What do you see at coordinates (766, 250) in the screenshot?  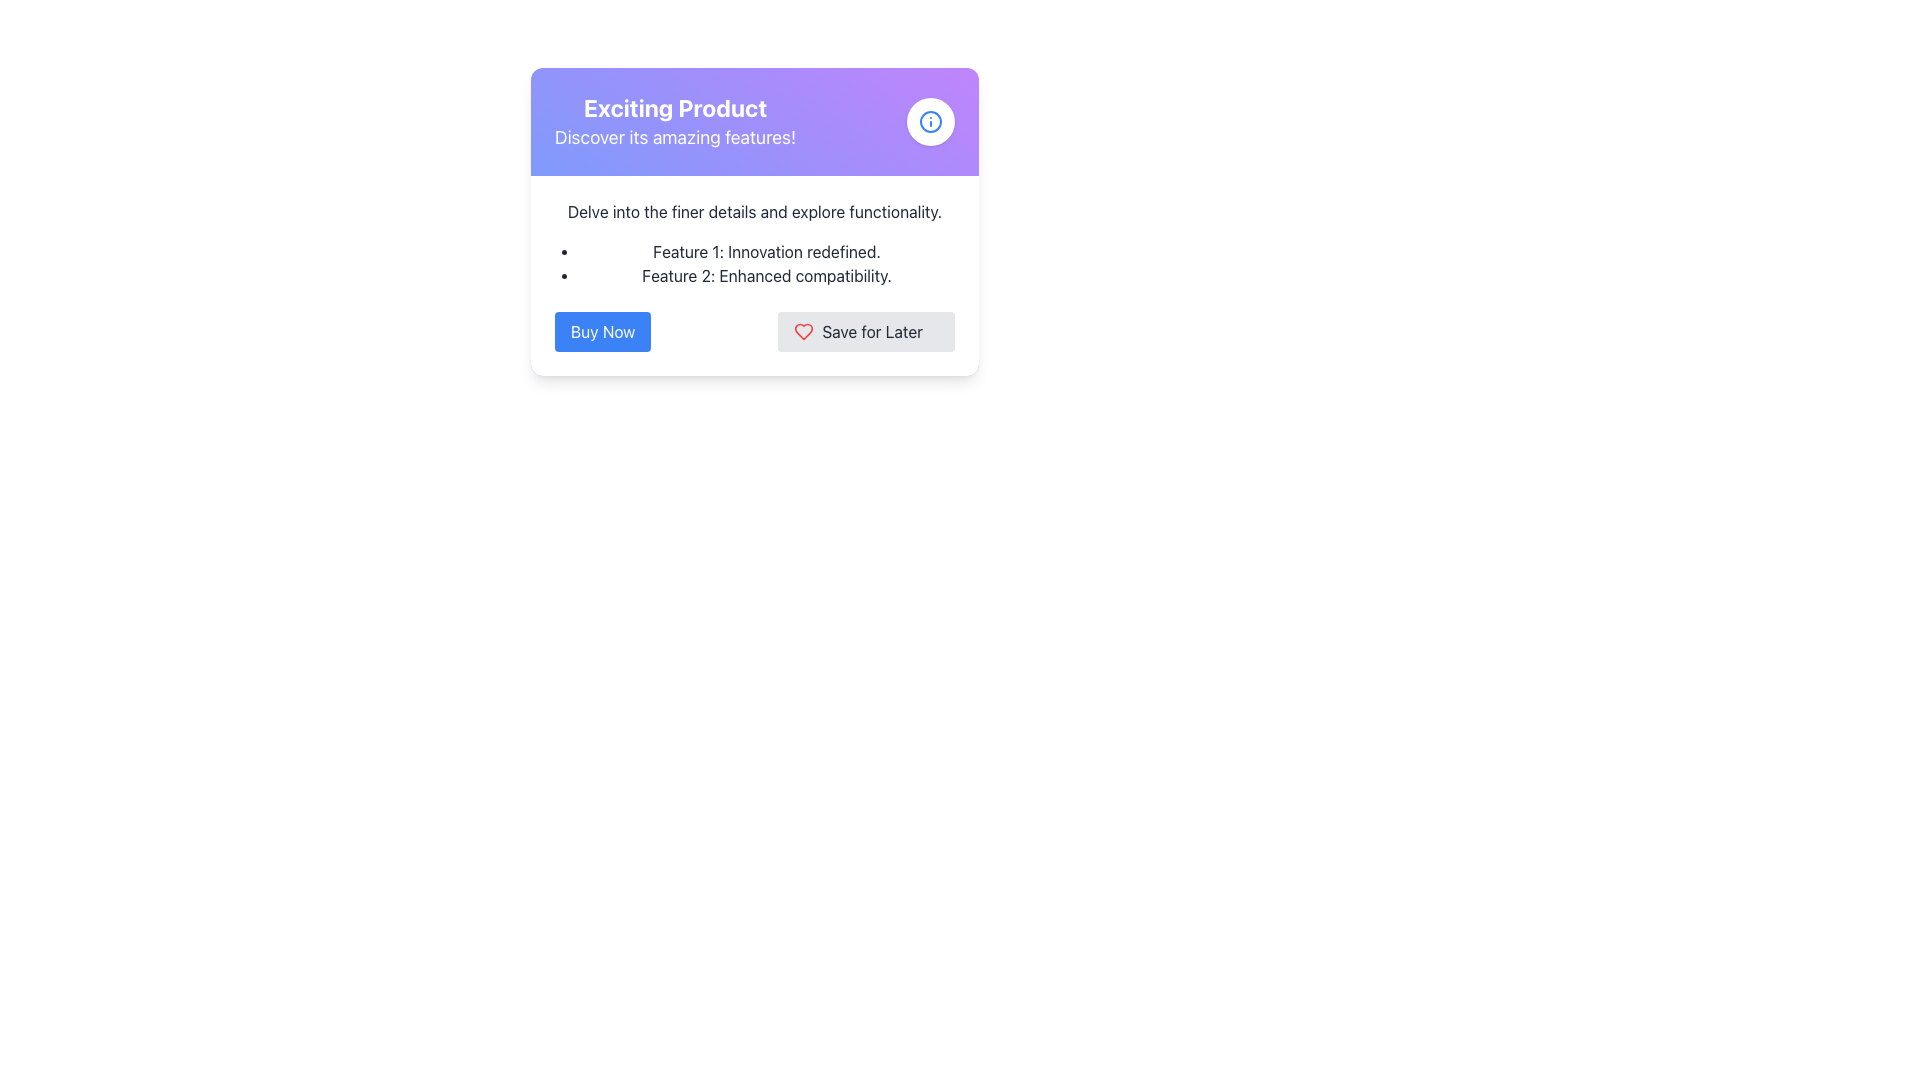 I see `the first item in the bullet list that provides descriptive textual information about a feature, located in the upper section of the interface card layout` at bounding box center [766, 250].